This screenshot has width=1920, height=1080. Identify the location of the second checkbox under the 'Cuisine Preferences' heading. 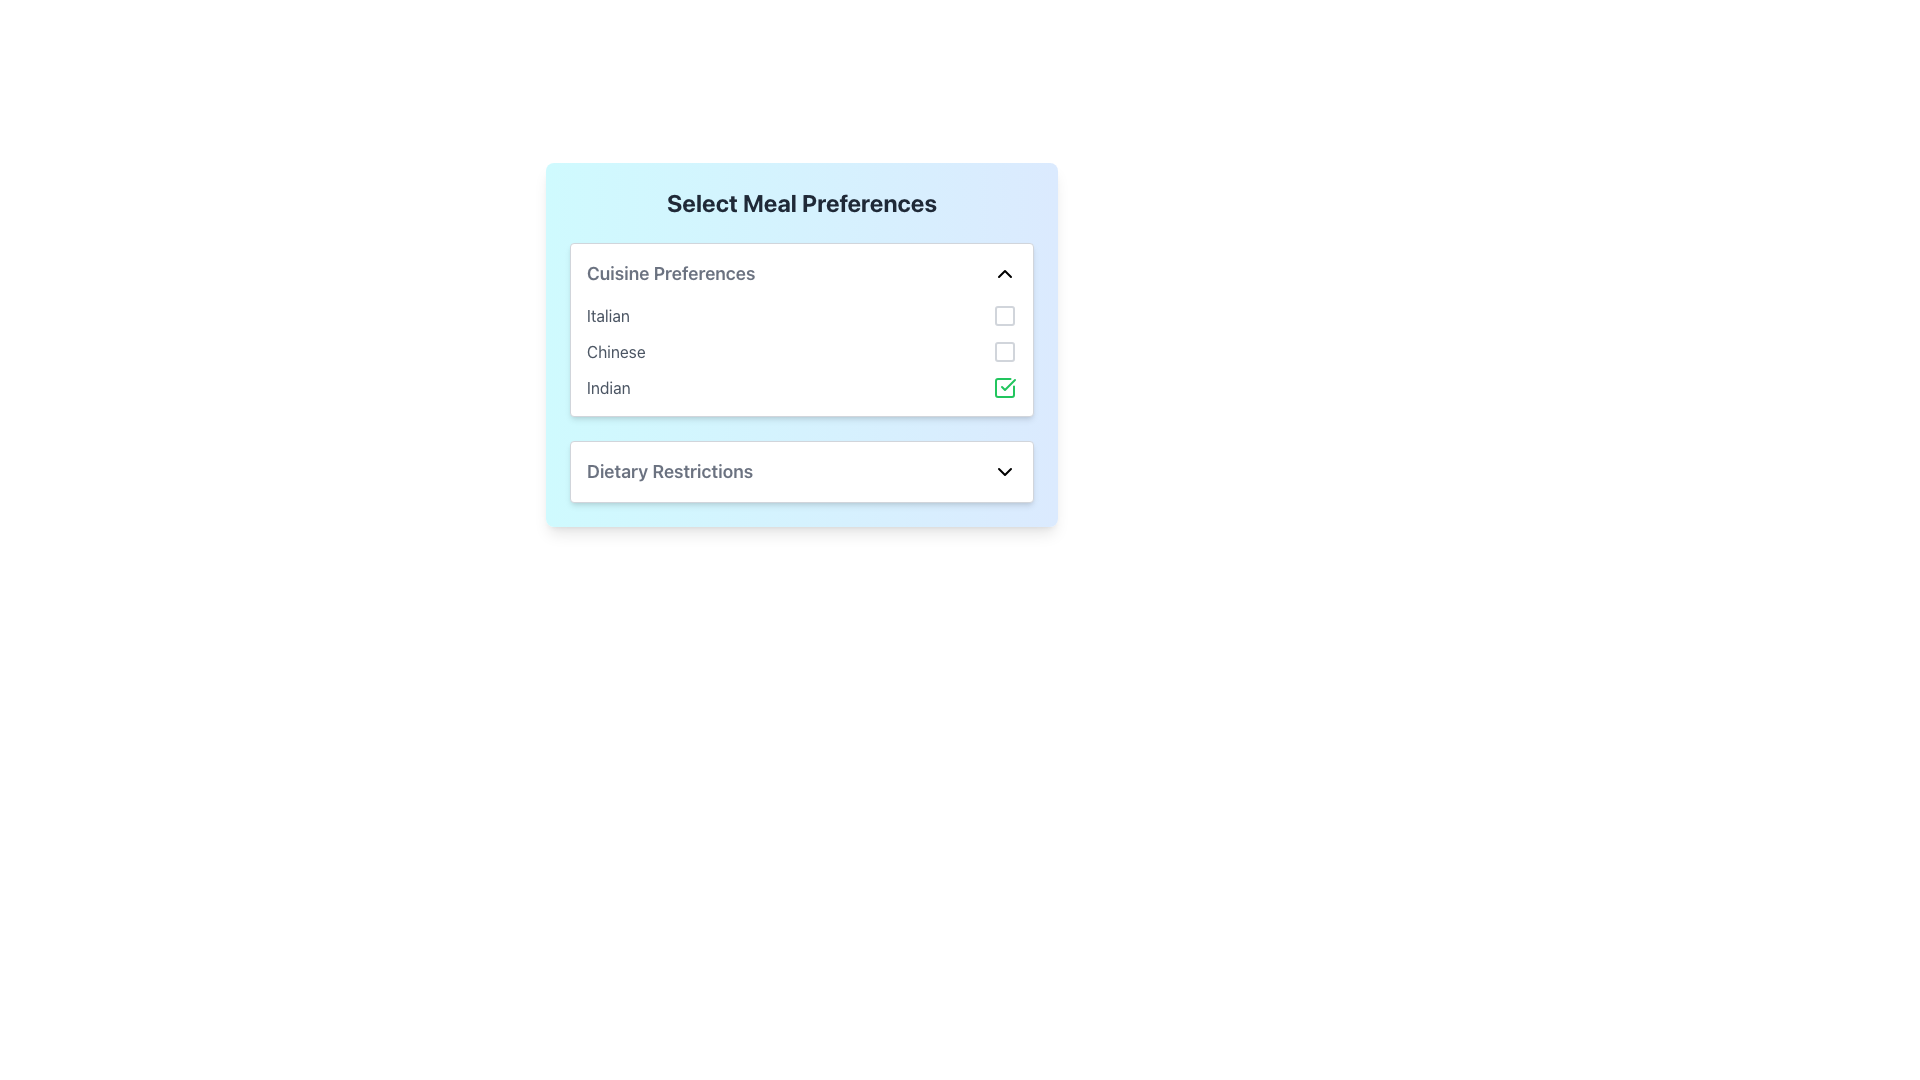
(1004, 350).